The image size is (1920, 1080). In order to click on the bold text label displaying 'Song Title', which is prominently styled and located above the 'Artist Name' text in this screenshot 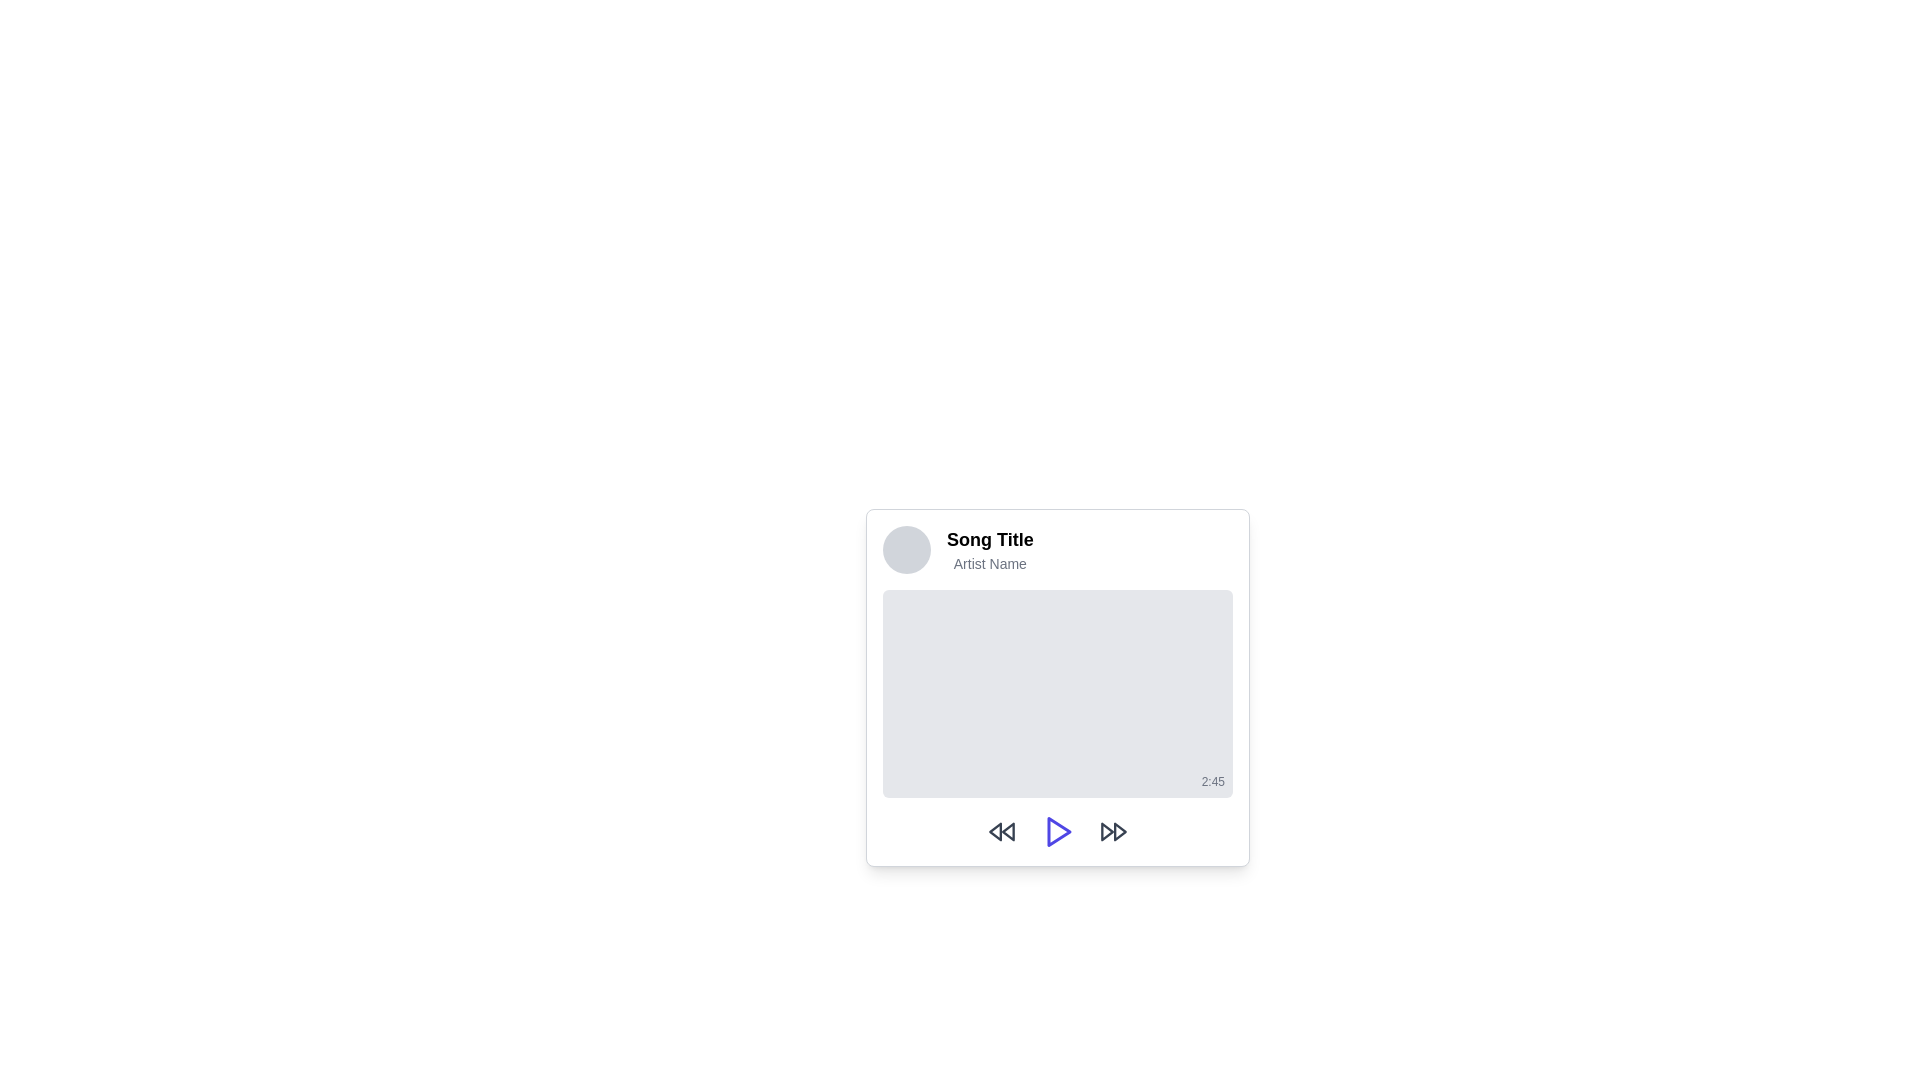, I will do `click(990, 540)`.